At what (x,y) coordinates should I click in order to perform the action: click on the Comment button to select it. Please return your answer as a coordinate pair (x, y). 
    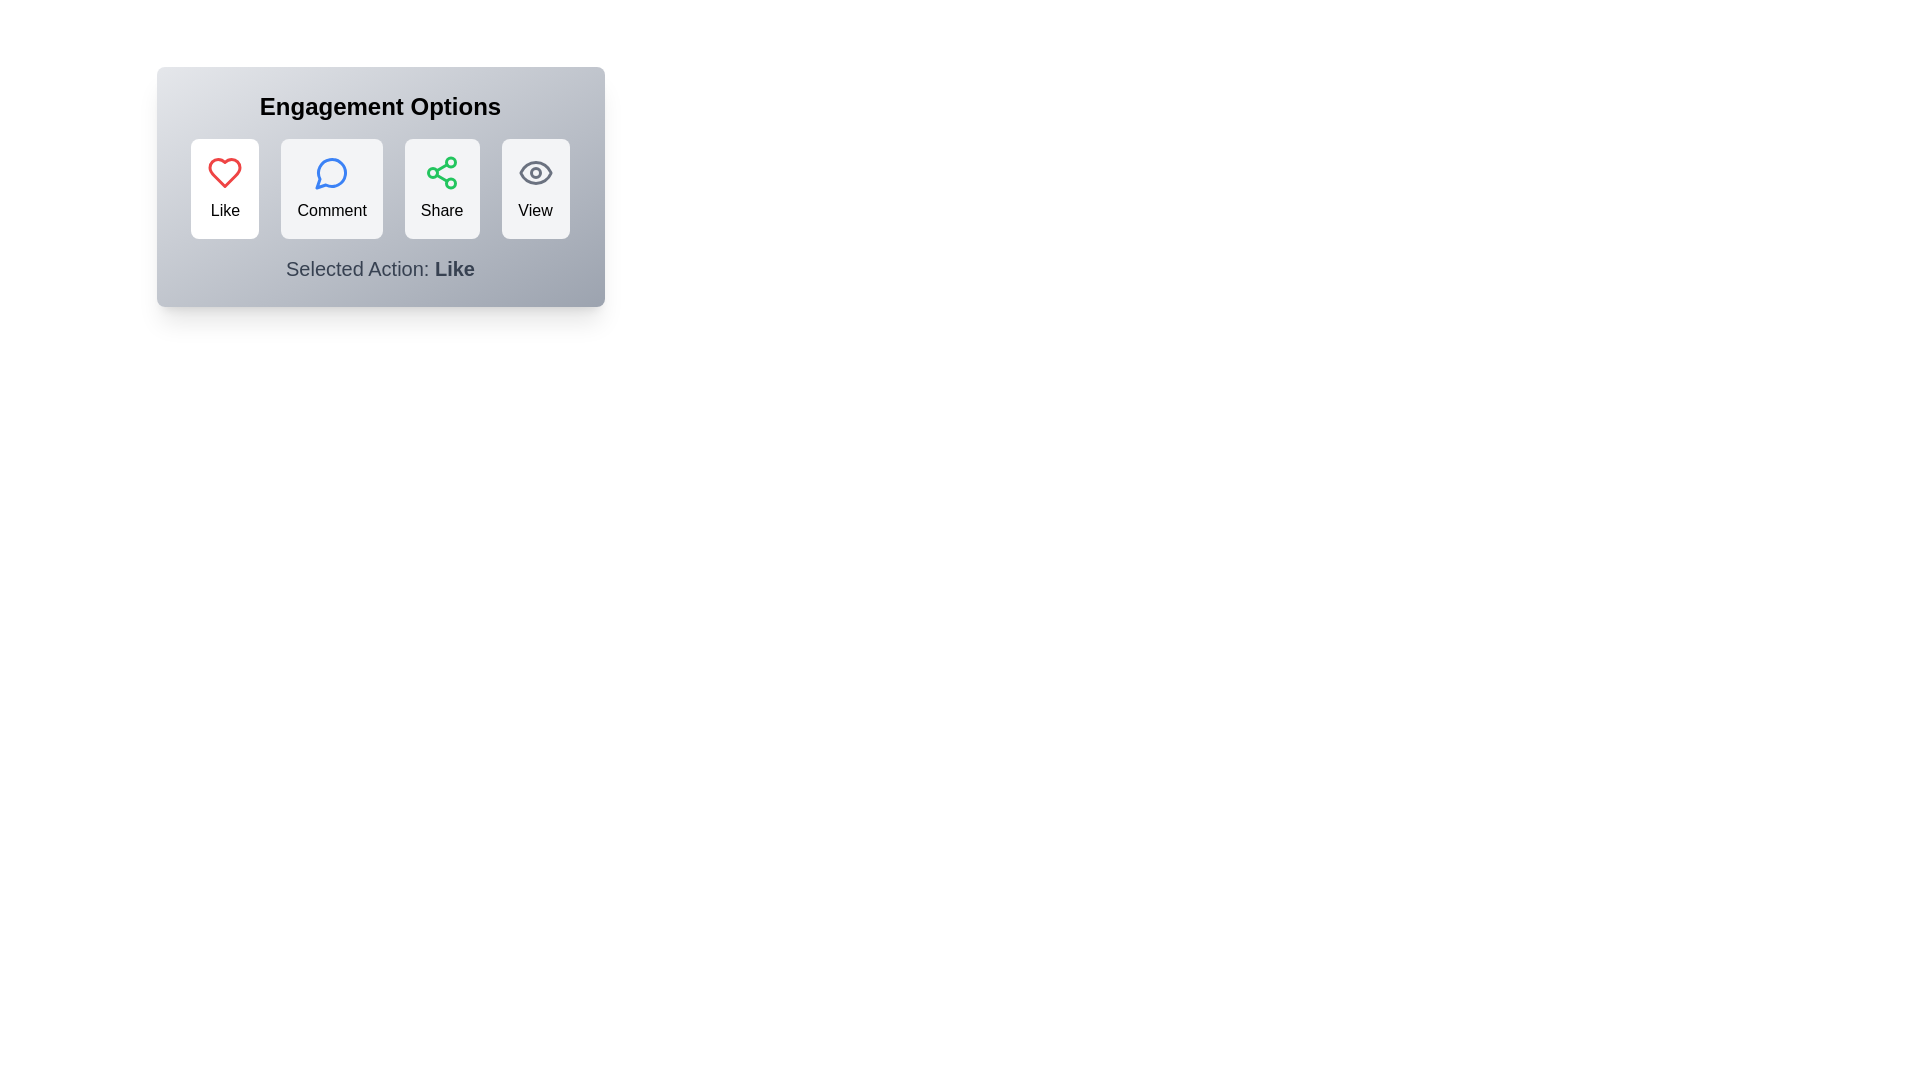
    Looking at the image, I should click on (332, 189).